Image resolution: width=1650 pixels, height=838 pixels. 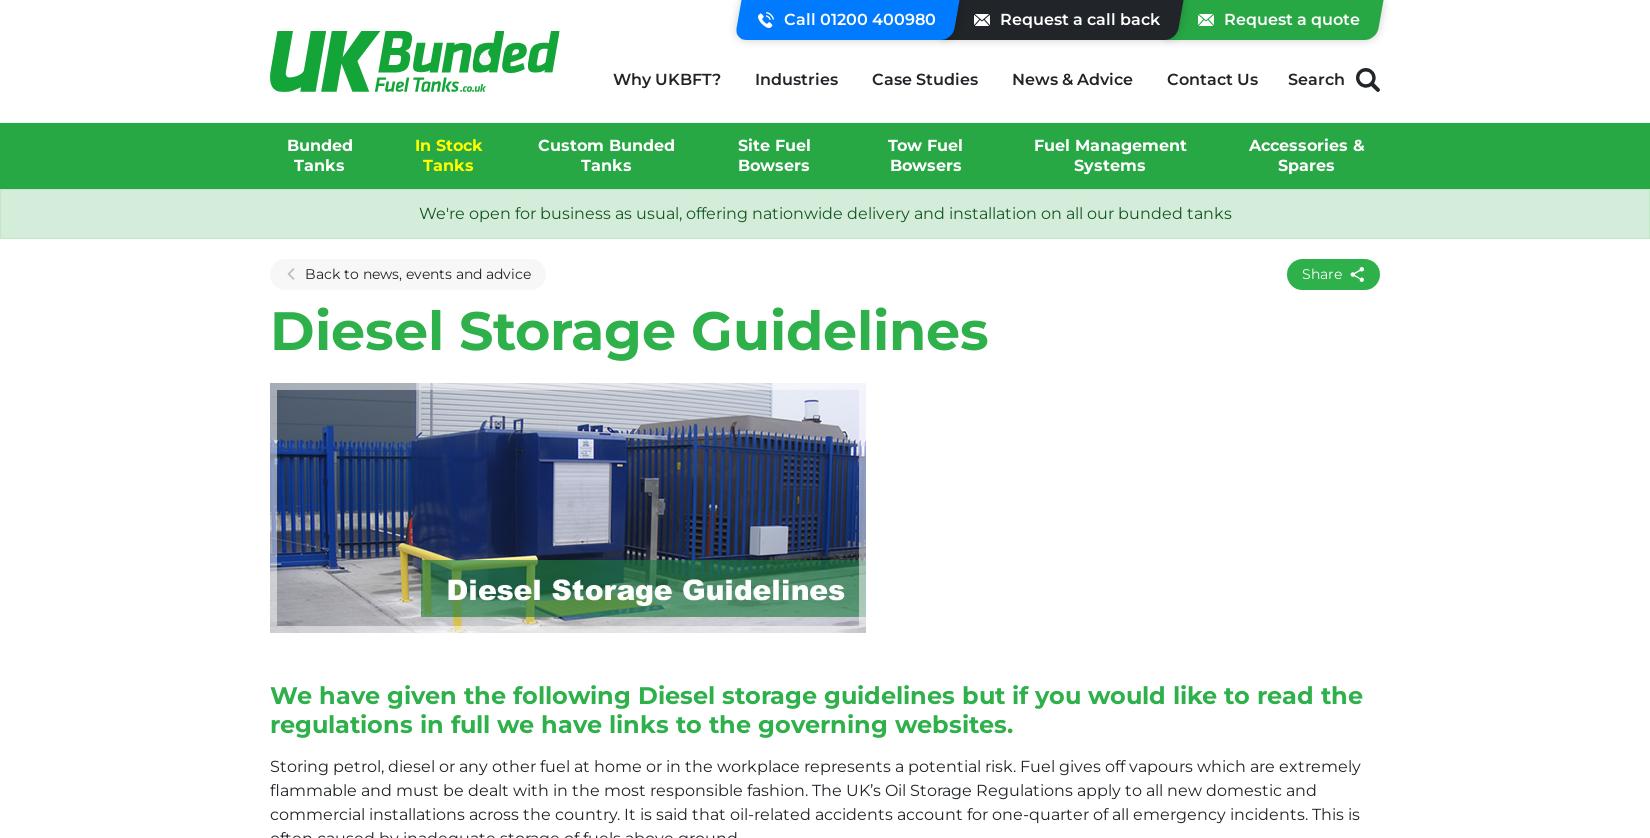 What do you see at coordinates (823, 211) in the screenshot?
I see `'We're open for business as usual, offering nationwide delivery and installation on all our bunded tanks'` at bounding box center [823, 211].